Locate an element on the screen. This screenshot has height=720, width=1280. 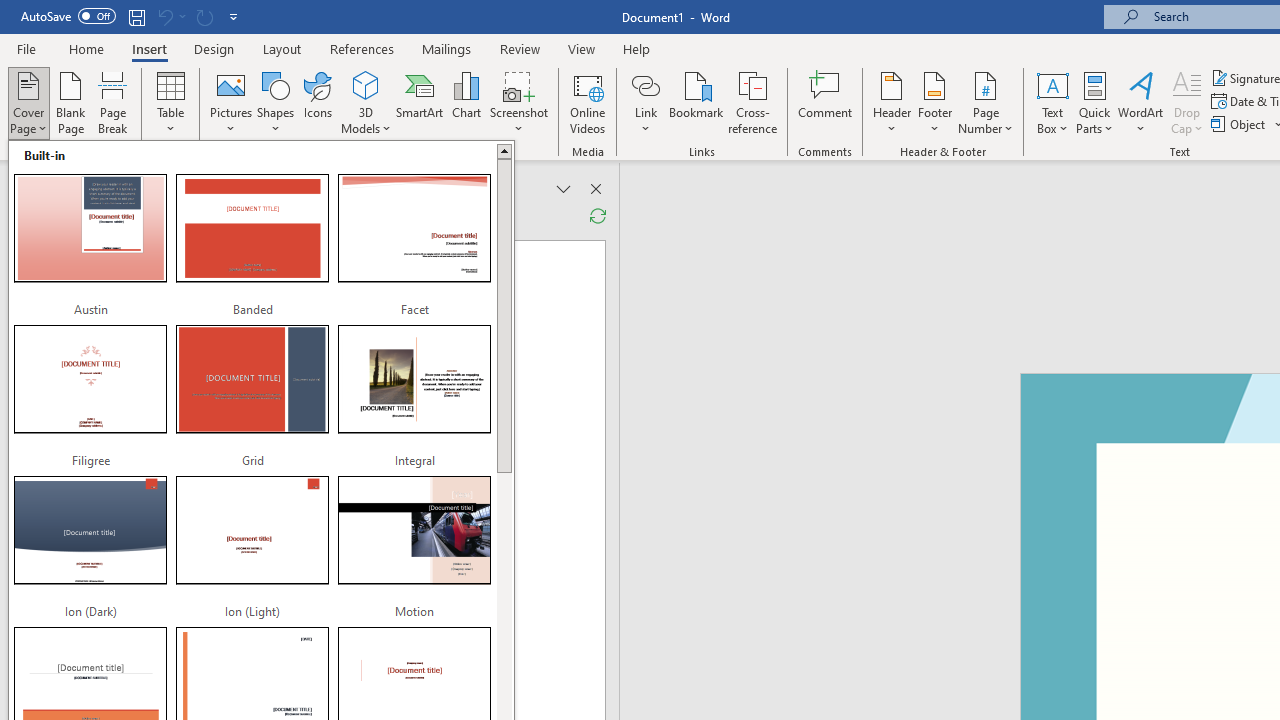
'3D Models' is located at coordinates (366, 103).